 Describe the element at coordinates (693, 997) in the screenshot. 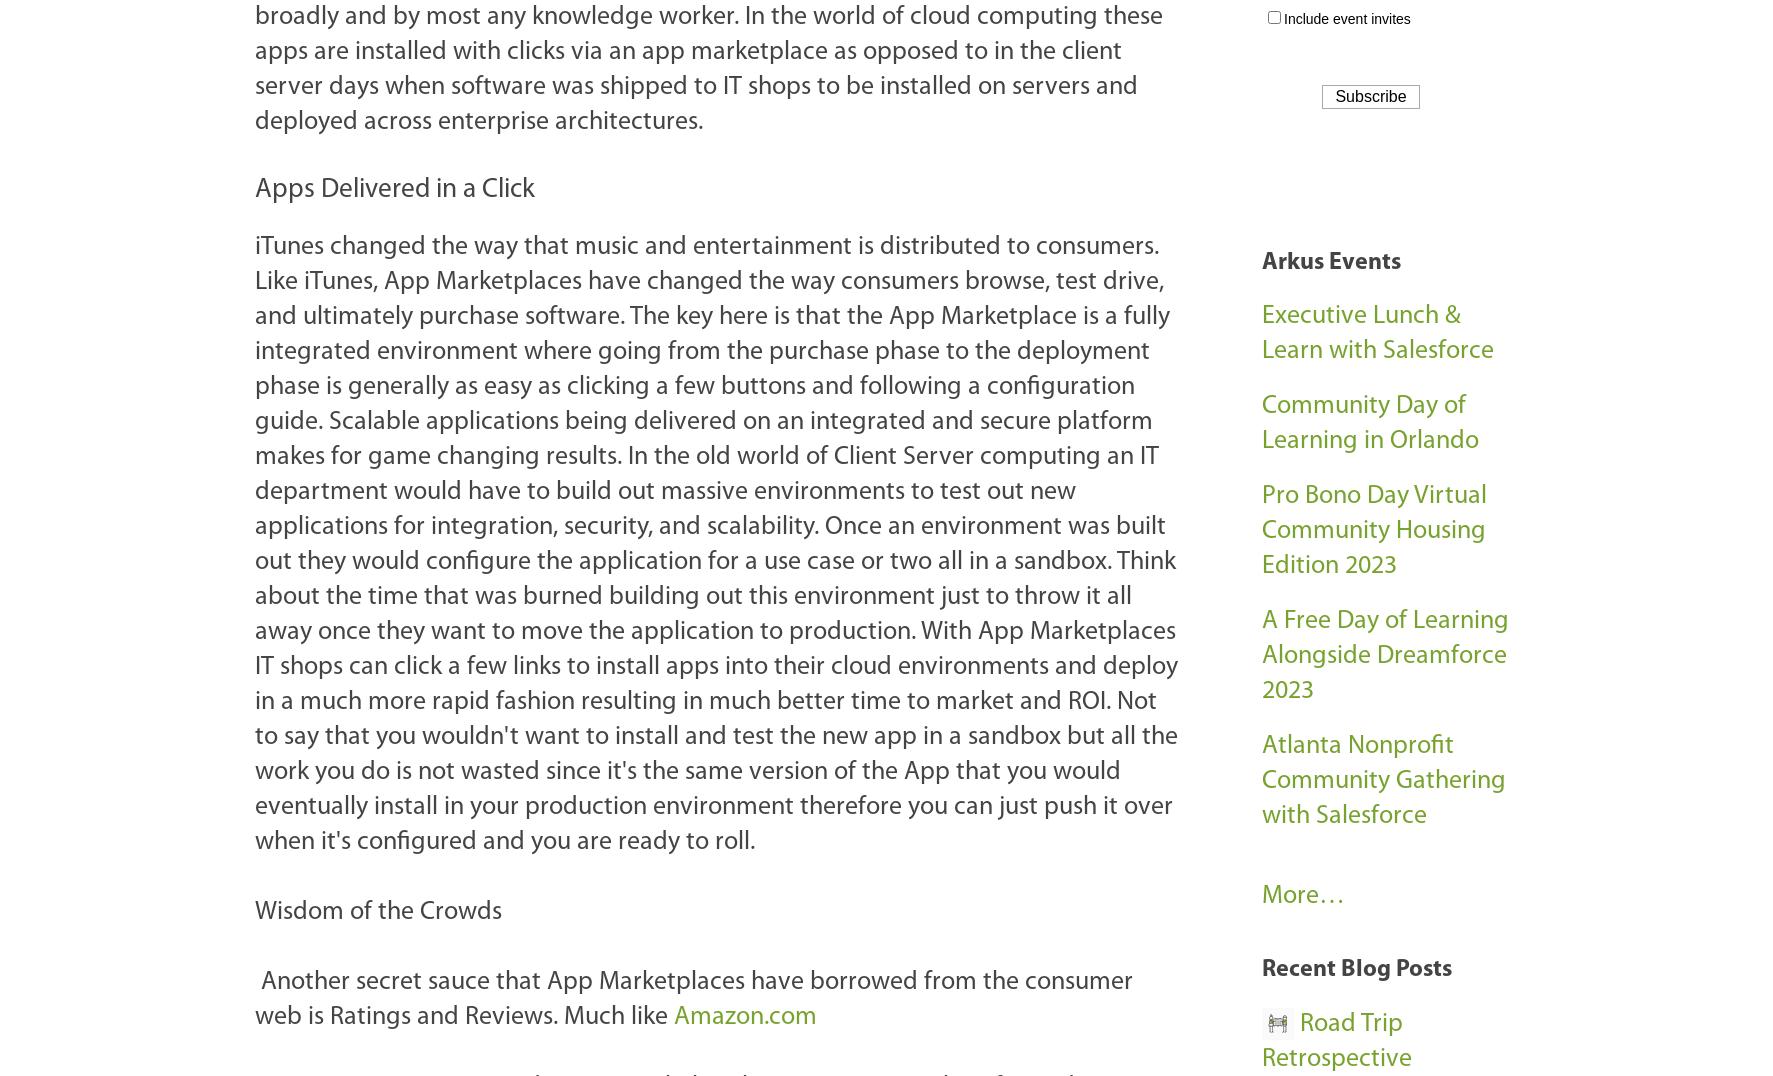

I see `'Another secret sauce that App Marketplaces have borrowed from the consumer web is Ratings and Reviews. Much like'` at that location.